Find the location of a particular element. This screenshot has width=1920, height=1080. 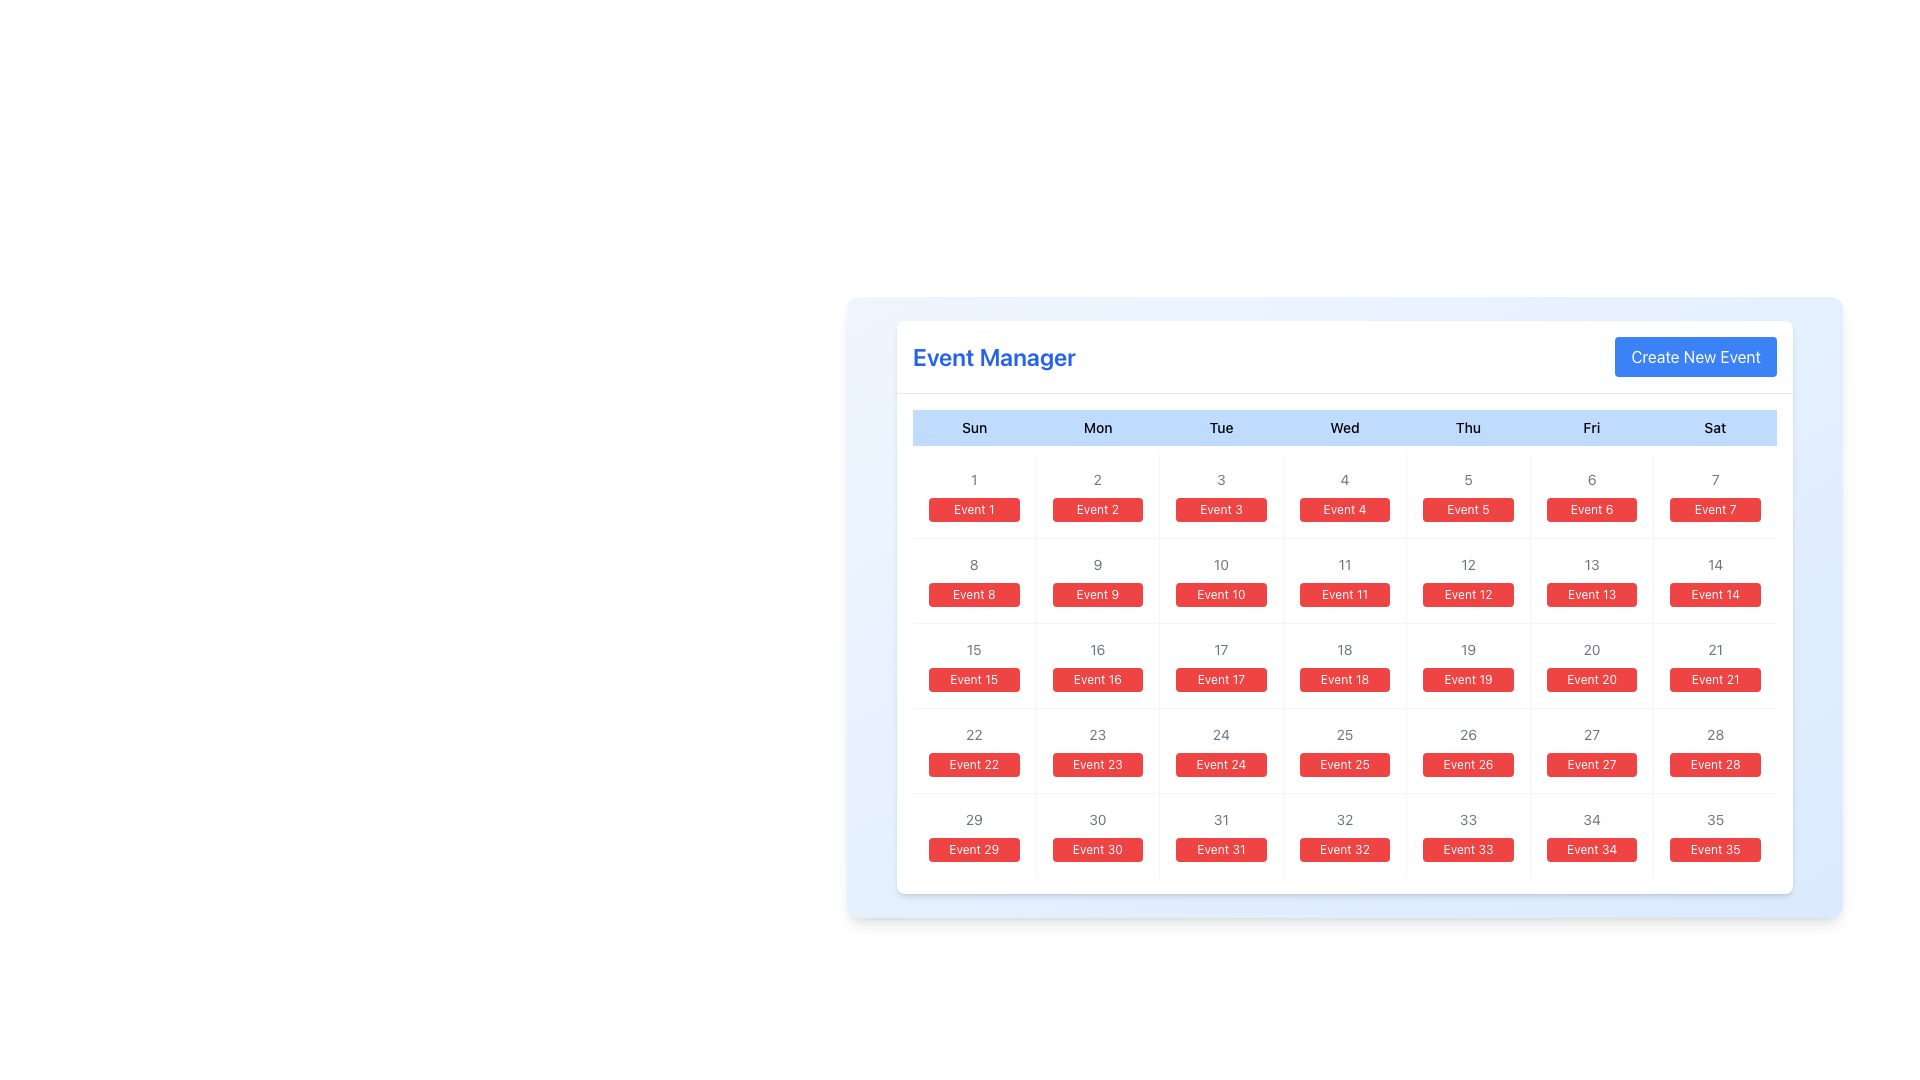

the non-interactive button representing the scheduled event for the 19th day in the Thursday column of the calendar is located at coordinates (1468, 678).